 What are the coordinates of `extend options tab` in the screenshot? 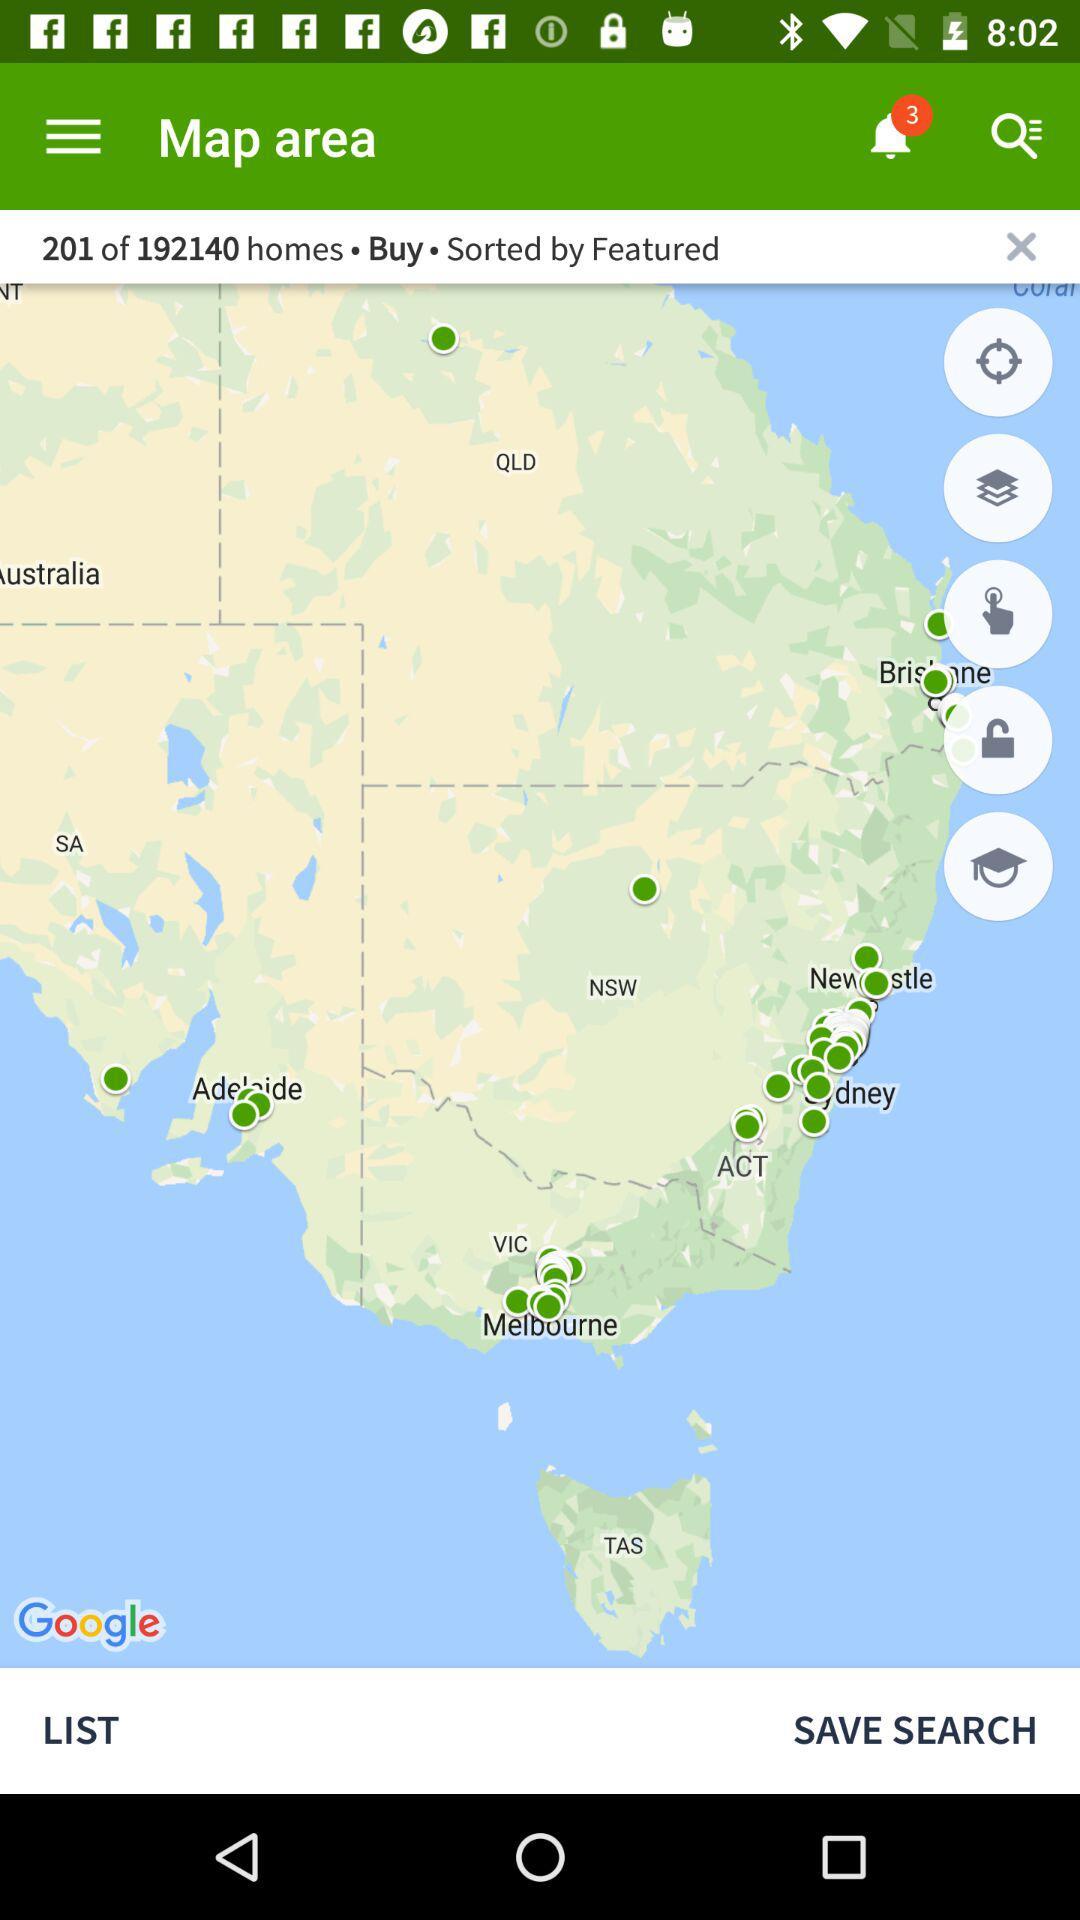 It's located at (72, 135).